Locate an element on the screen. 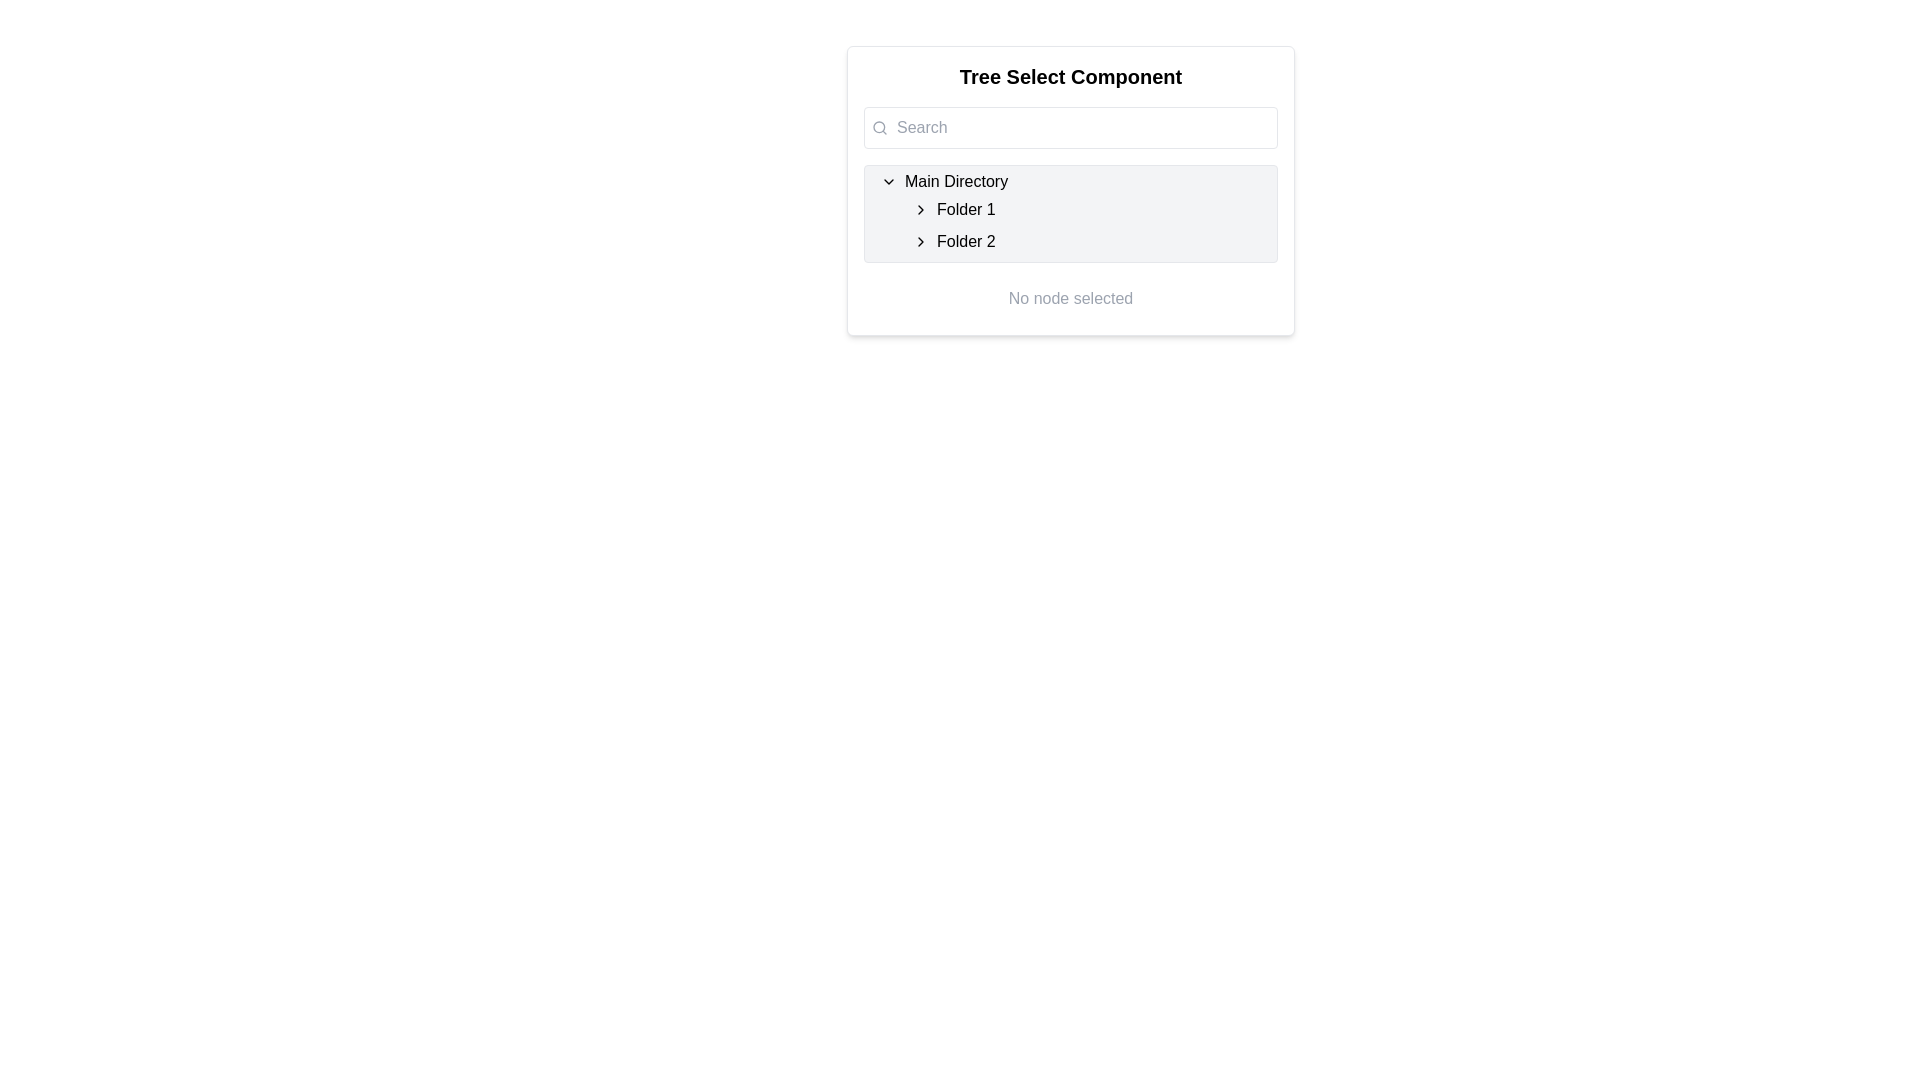 This screenshot has width=1920, height=1080. the 'Folder 1' list item in the tree view is located at coordinates (1078, 209).